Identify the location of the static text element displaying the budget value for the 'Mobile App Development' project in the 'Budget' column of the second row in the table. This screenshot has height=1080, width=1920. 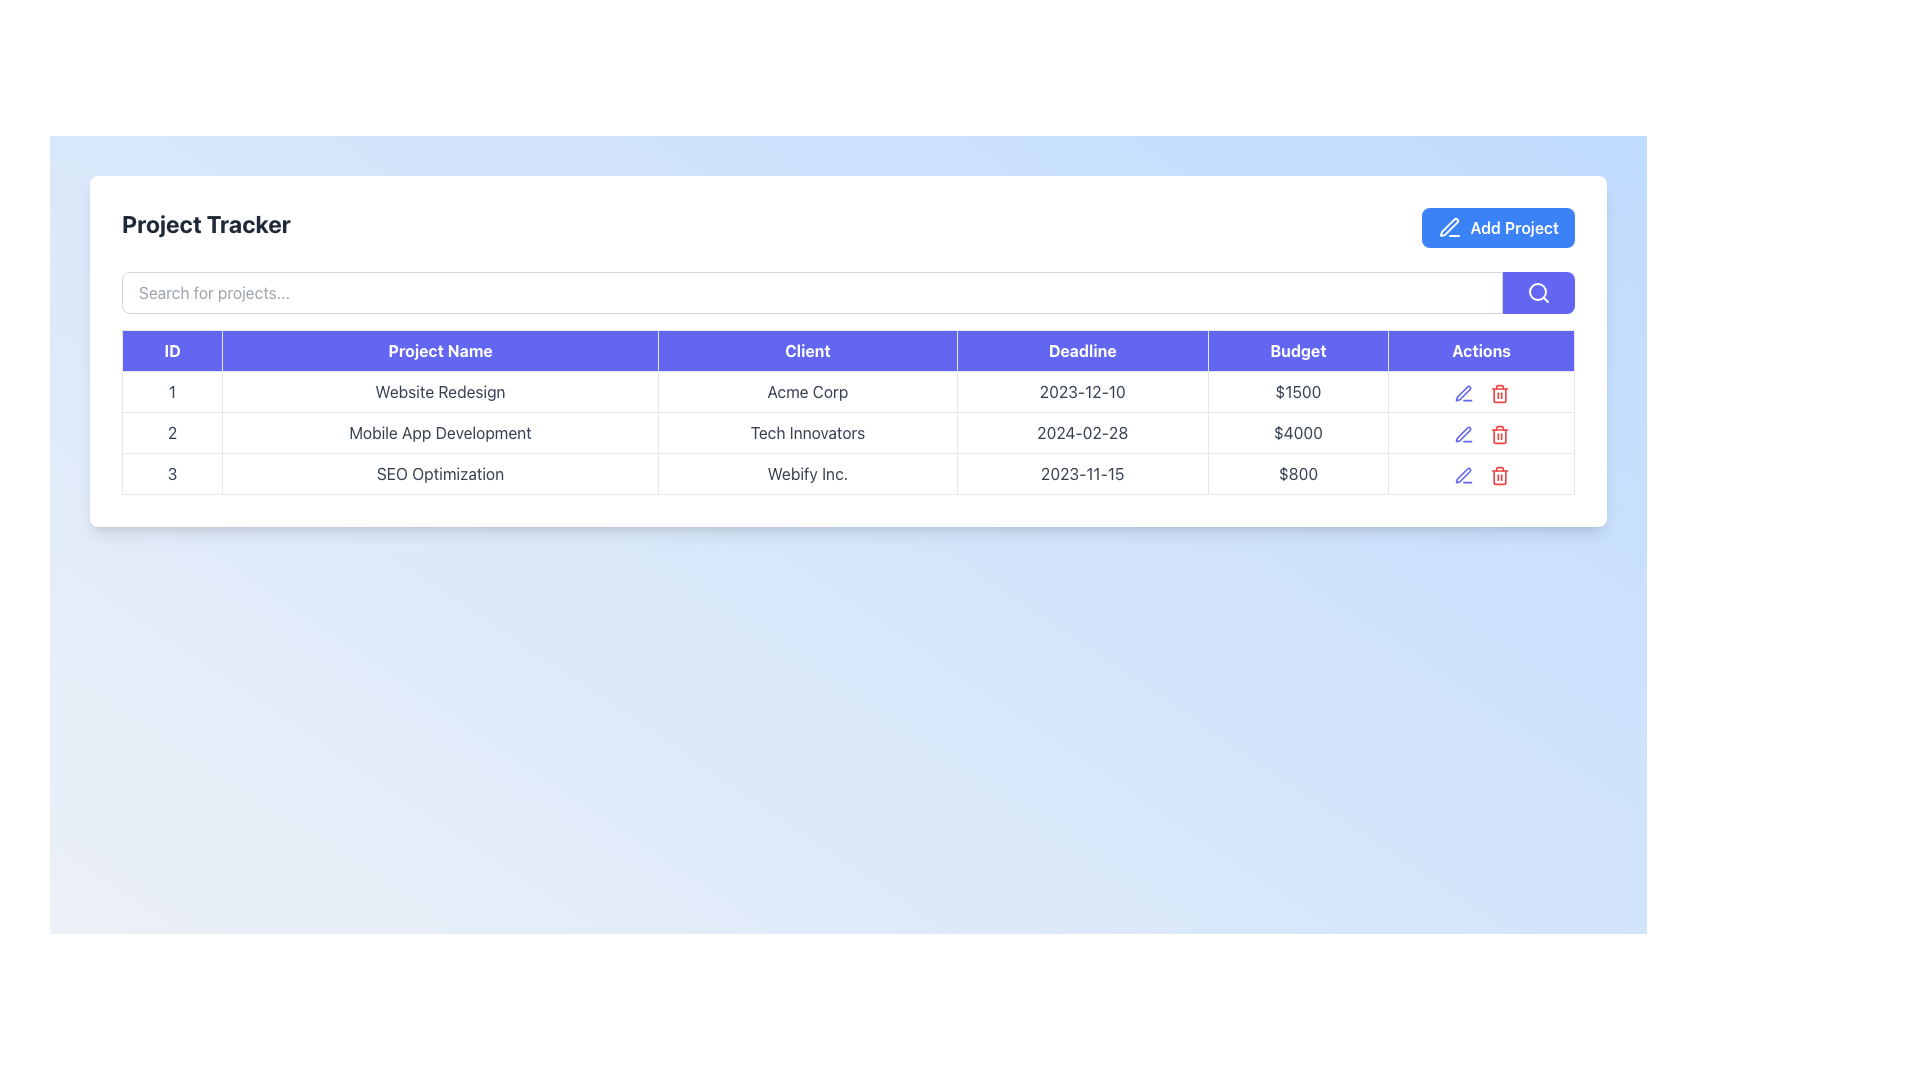
(1298, 431).